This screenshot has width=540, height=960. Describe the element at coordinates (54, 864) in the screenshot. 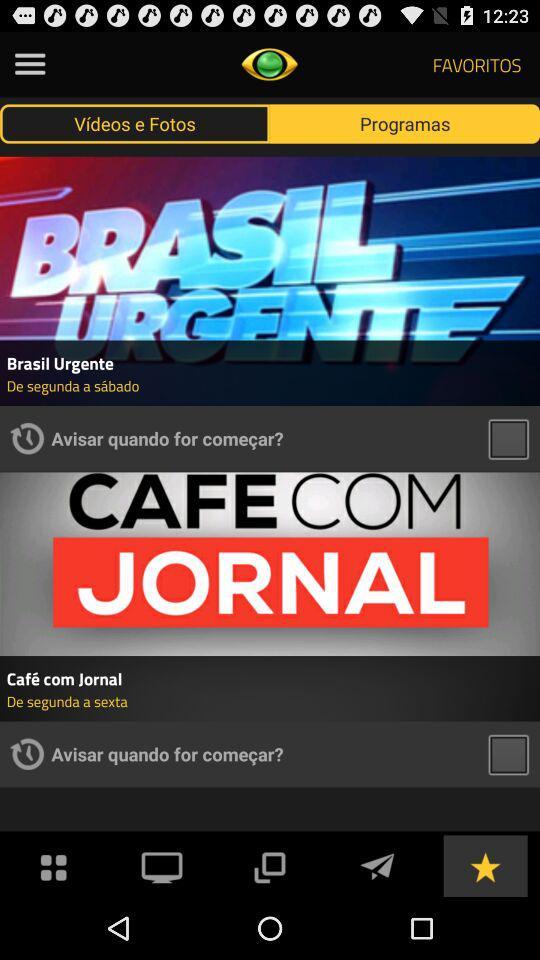

I see `the menu bar` at that location.